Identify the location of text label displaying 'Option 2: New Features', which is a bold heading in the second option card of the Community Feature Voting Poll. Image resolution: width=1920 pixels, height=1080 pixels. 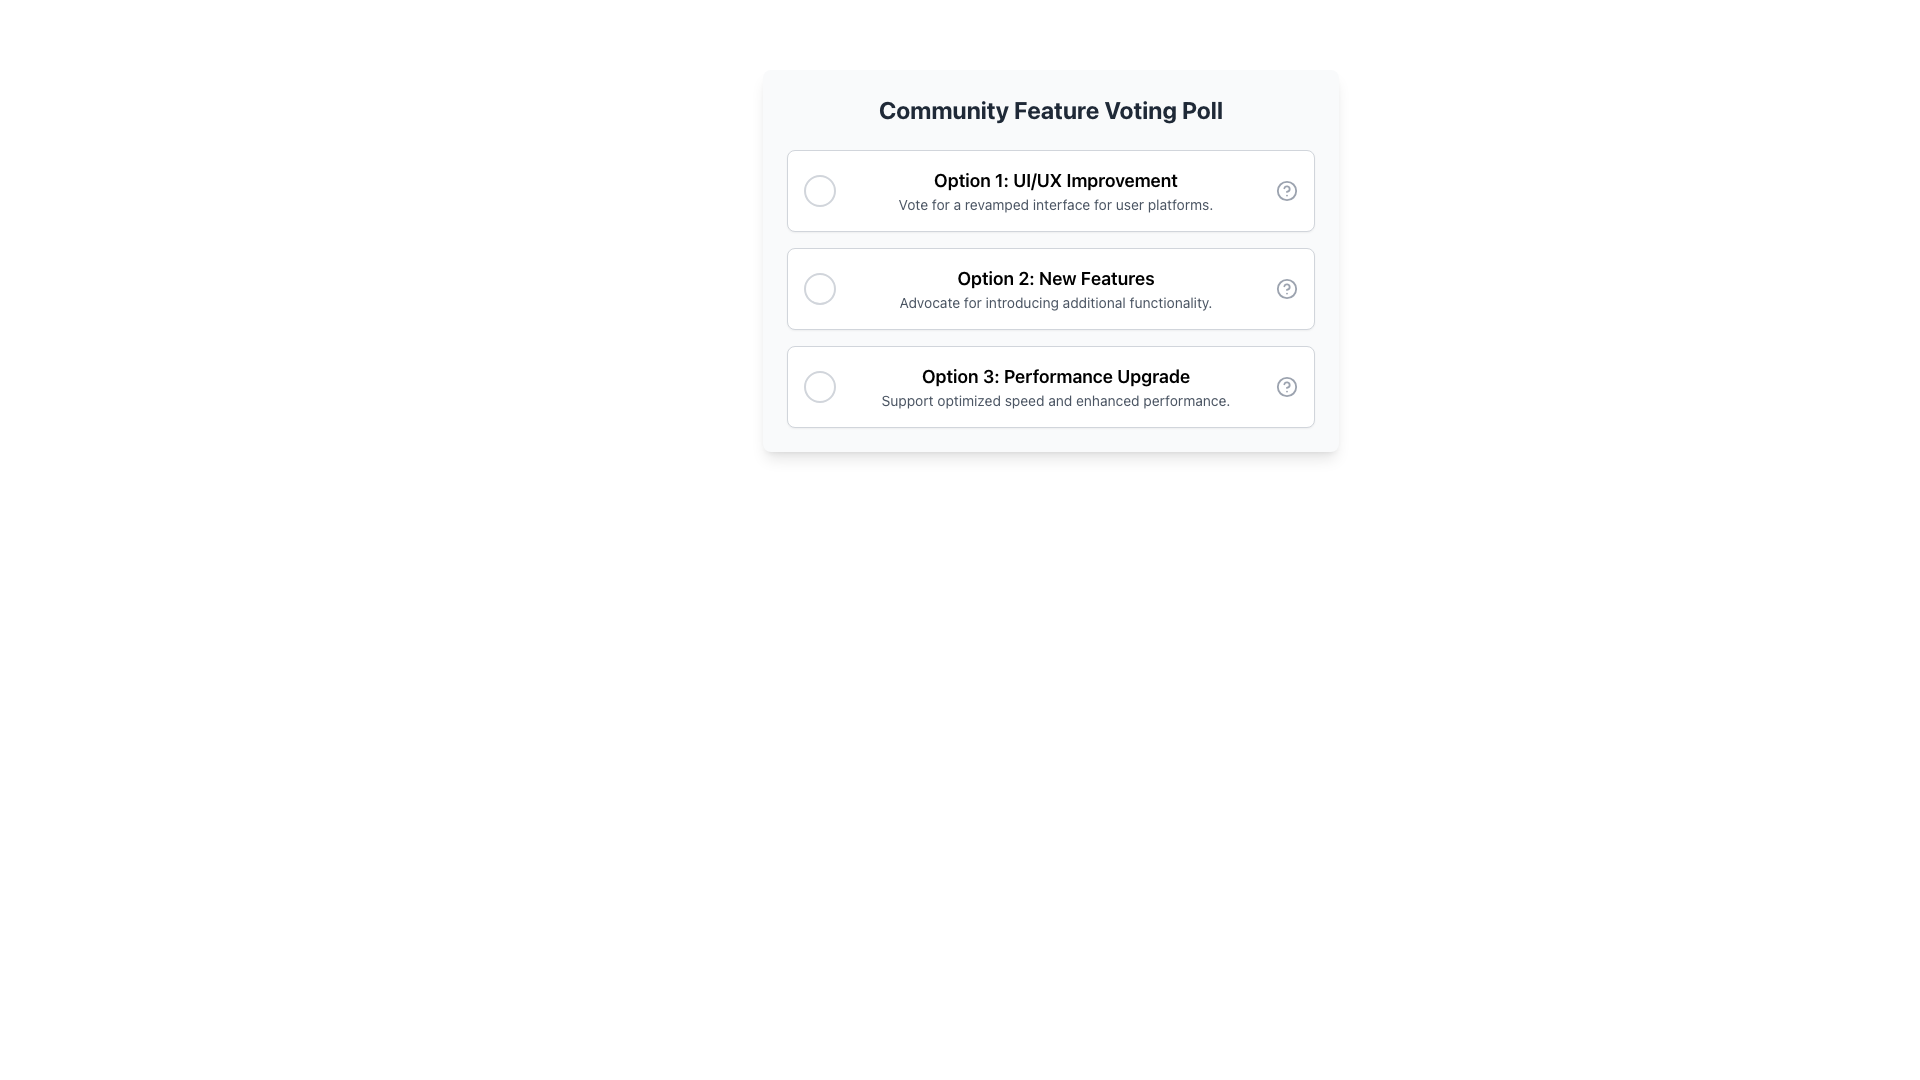
(1055, 278).